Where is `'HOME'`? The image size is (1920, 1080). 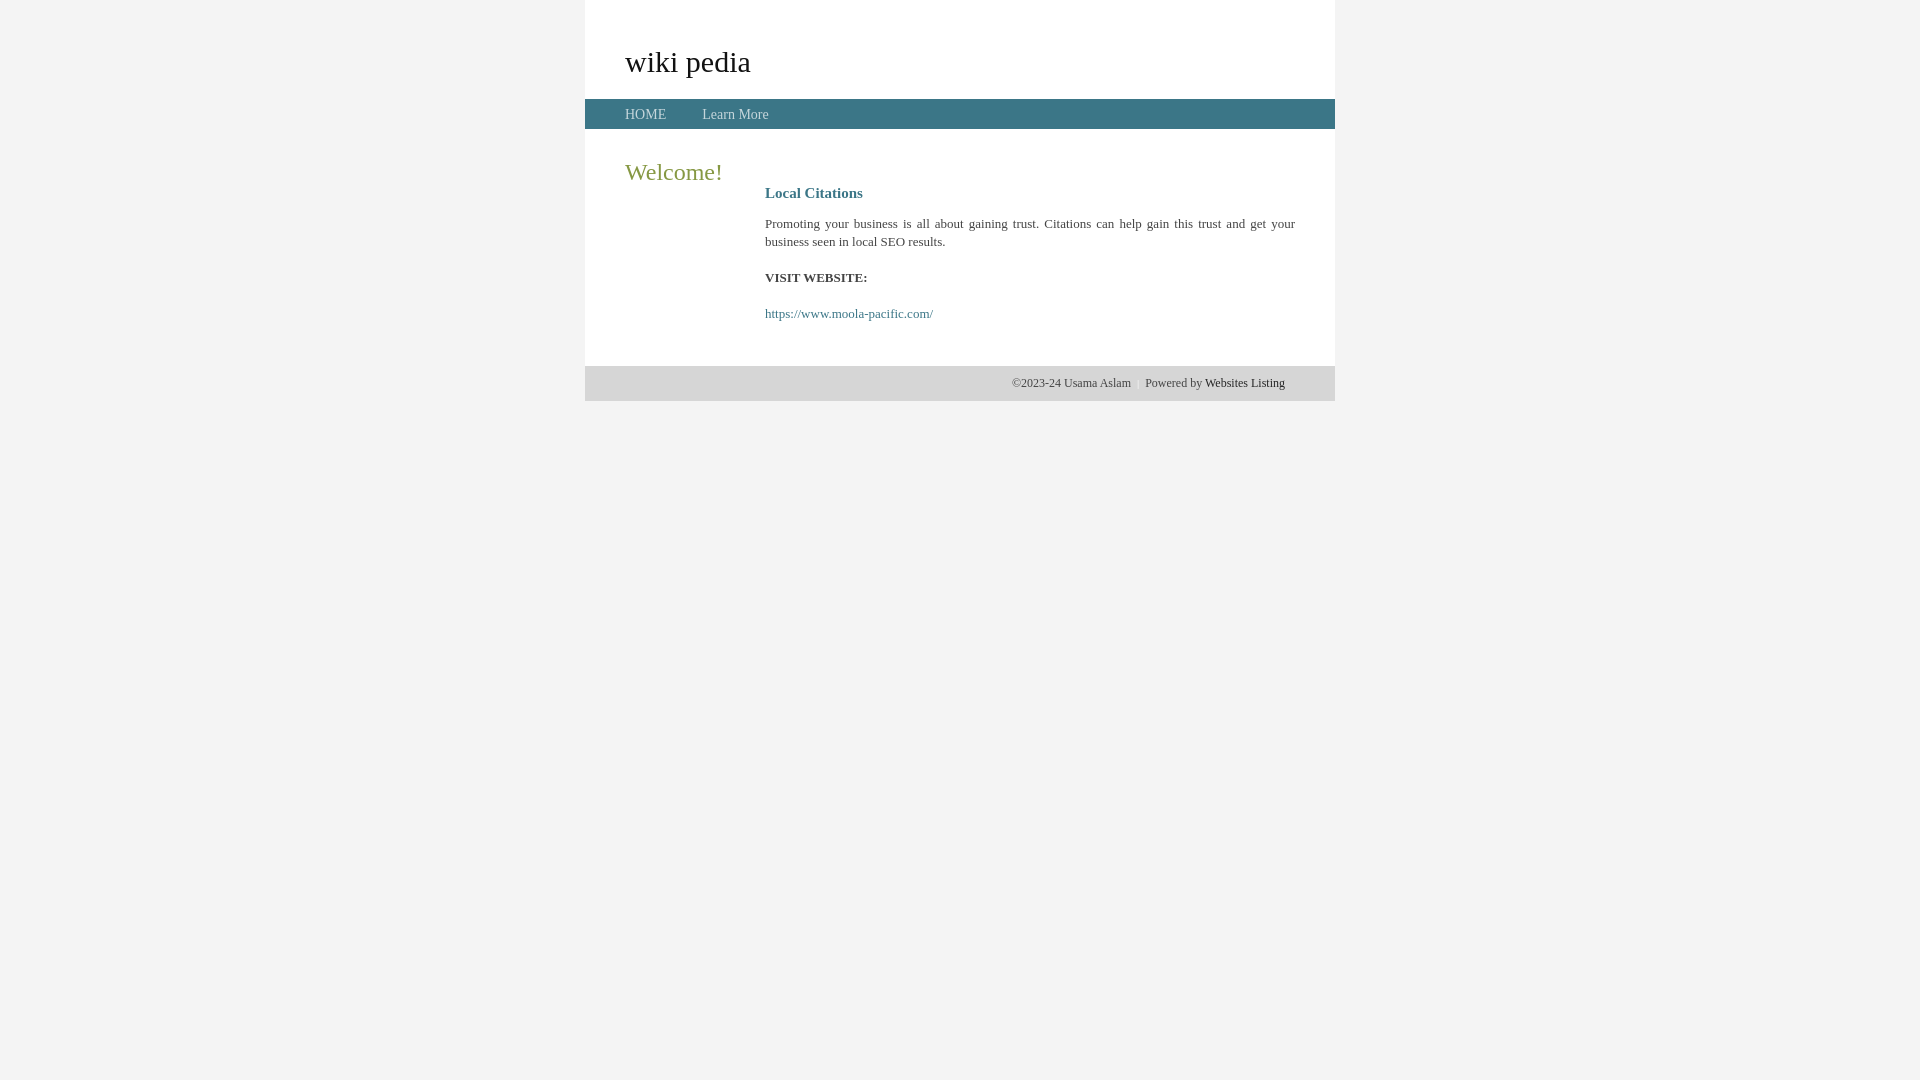
'HOME' is located at coordinates (645, 114).